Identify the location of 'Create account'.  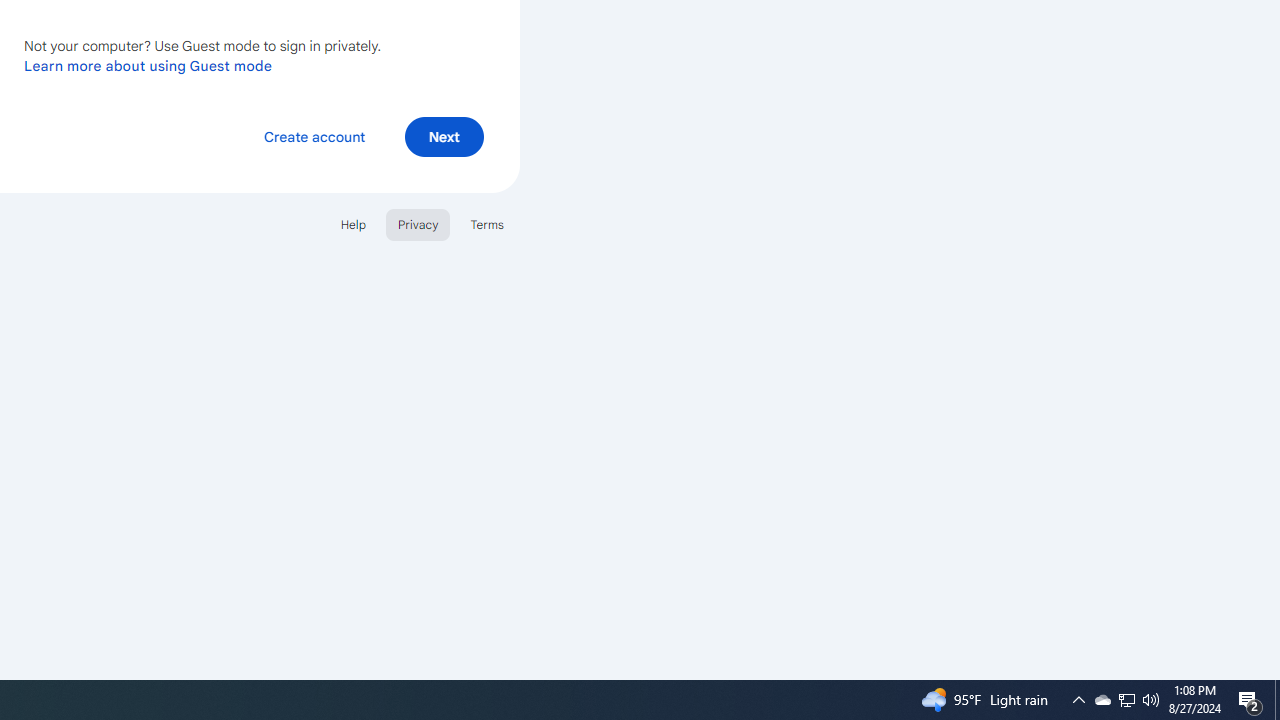
(313, 135).